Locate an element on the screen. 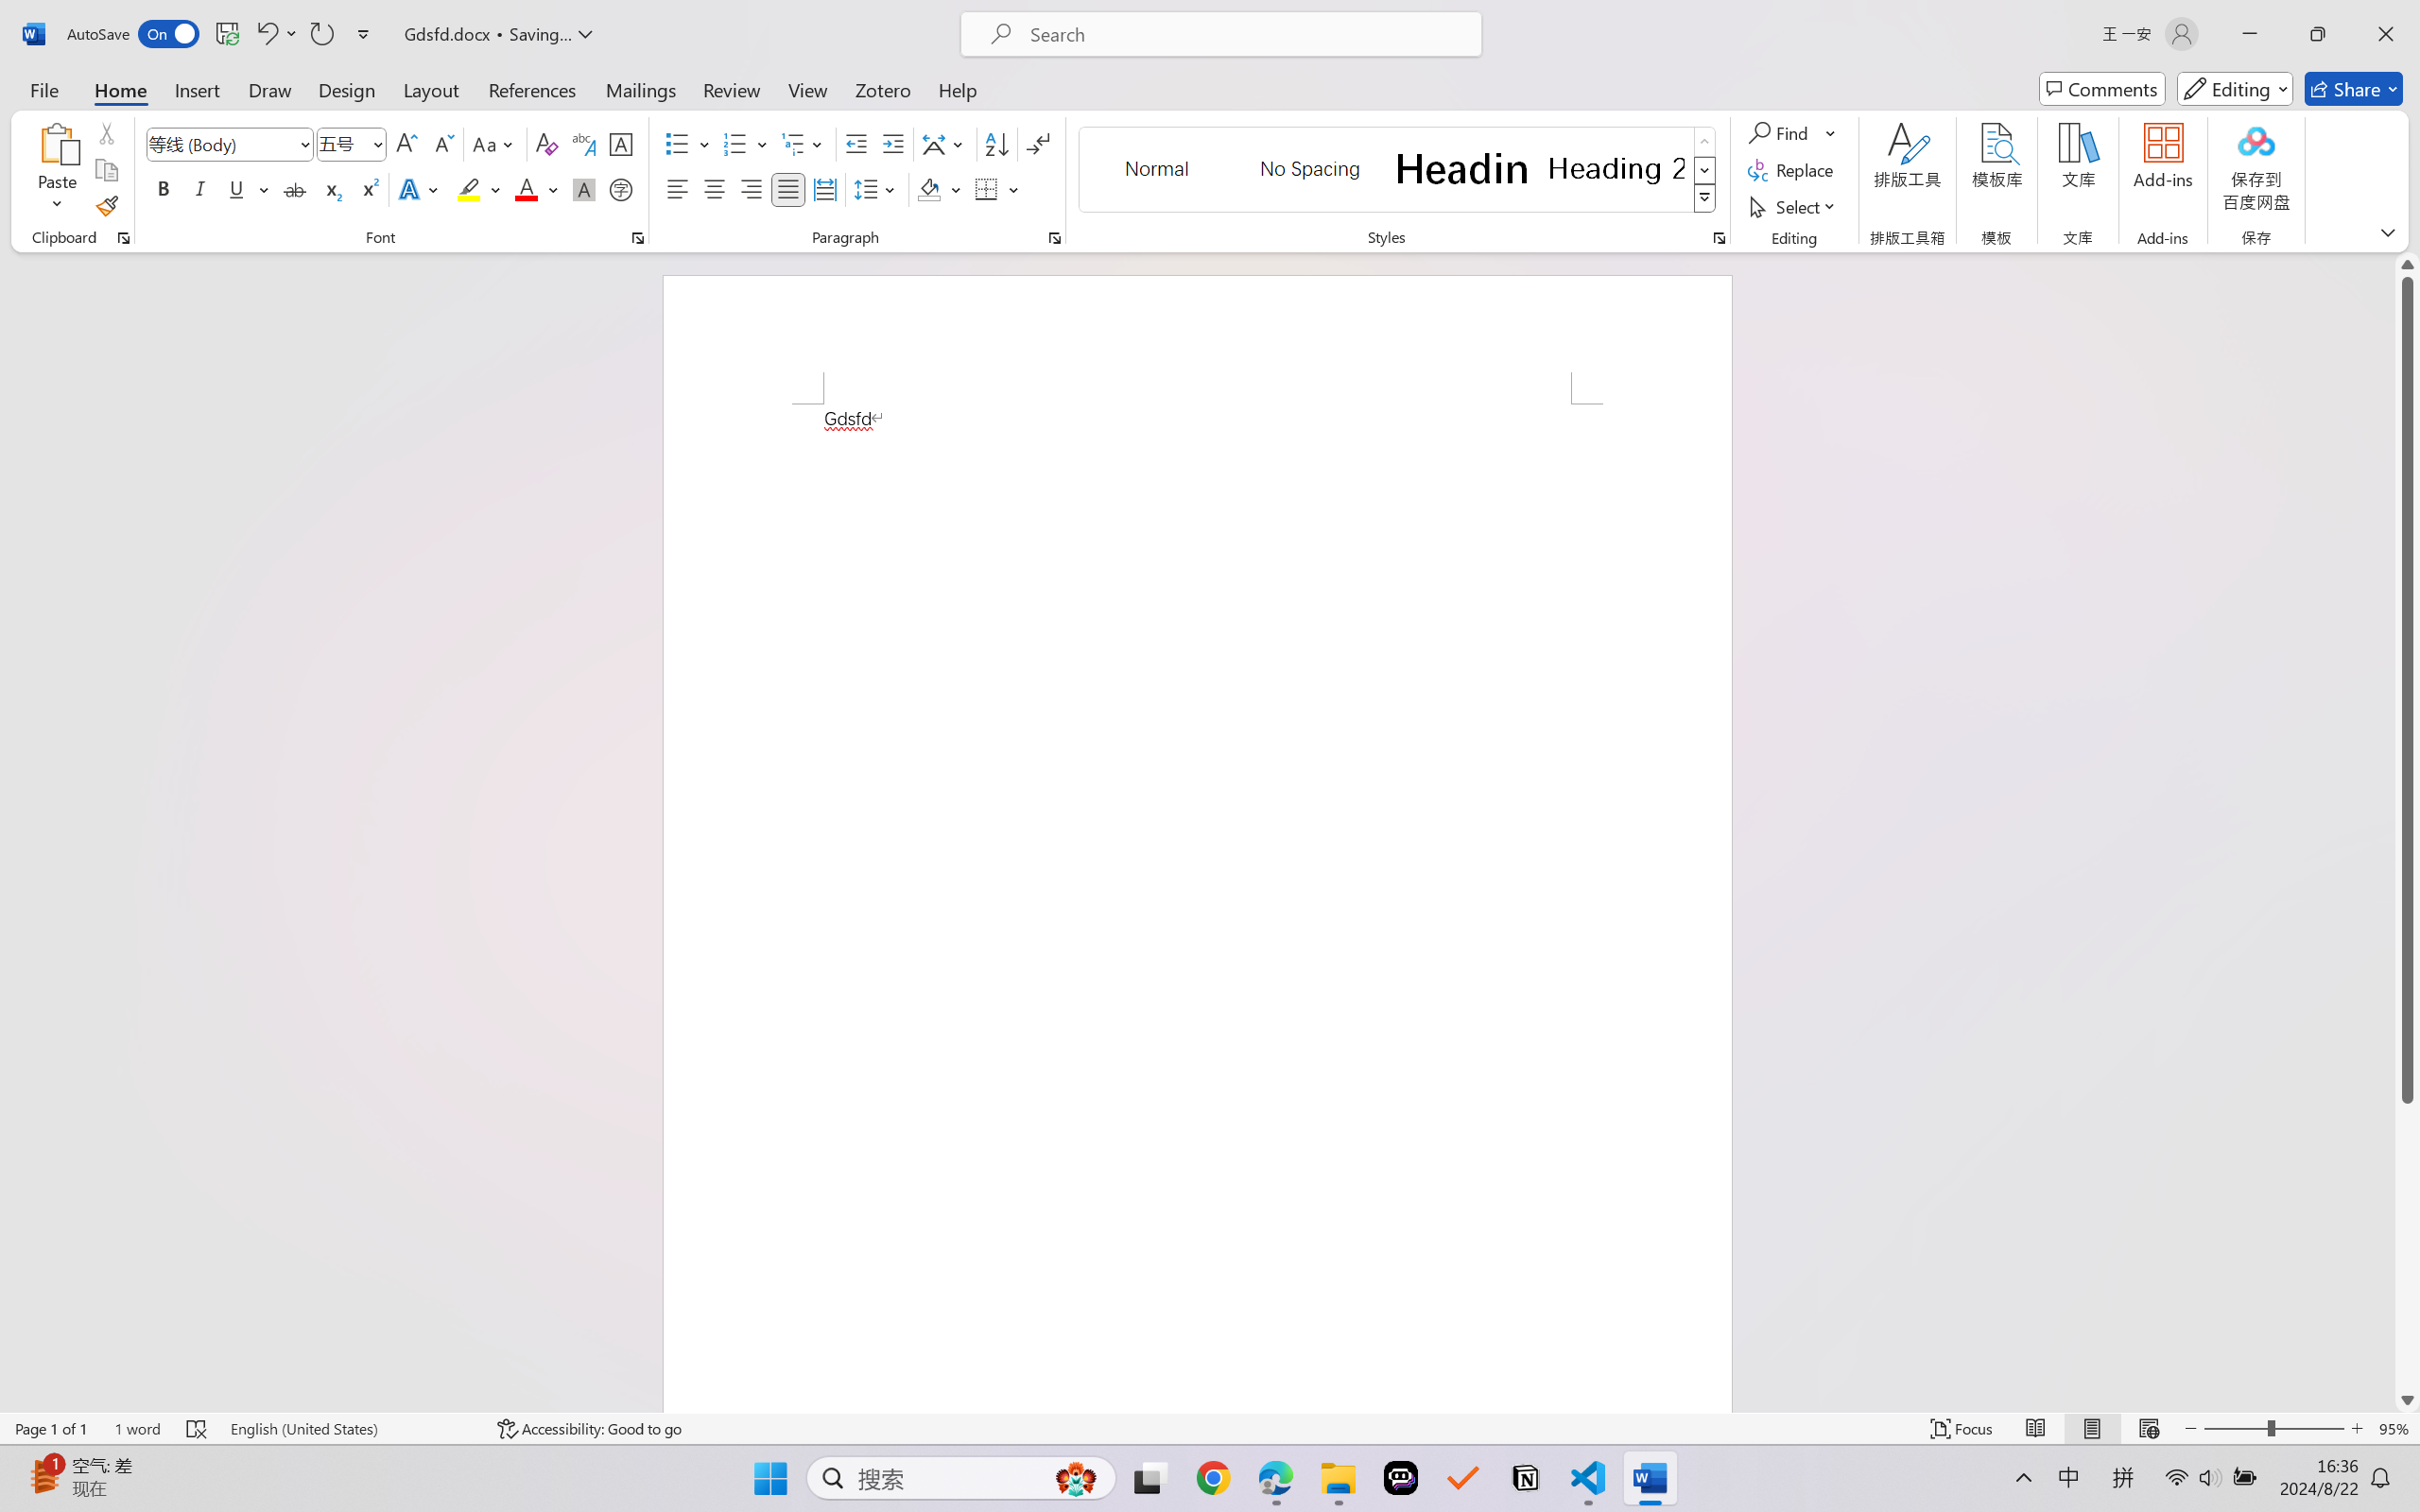 This screenshot has width=2420, height=1512. 'Microsoft search' is located at coordinates (1246, 33).